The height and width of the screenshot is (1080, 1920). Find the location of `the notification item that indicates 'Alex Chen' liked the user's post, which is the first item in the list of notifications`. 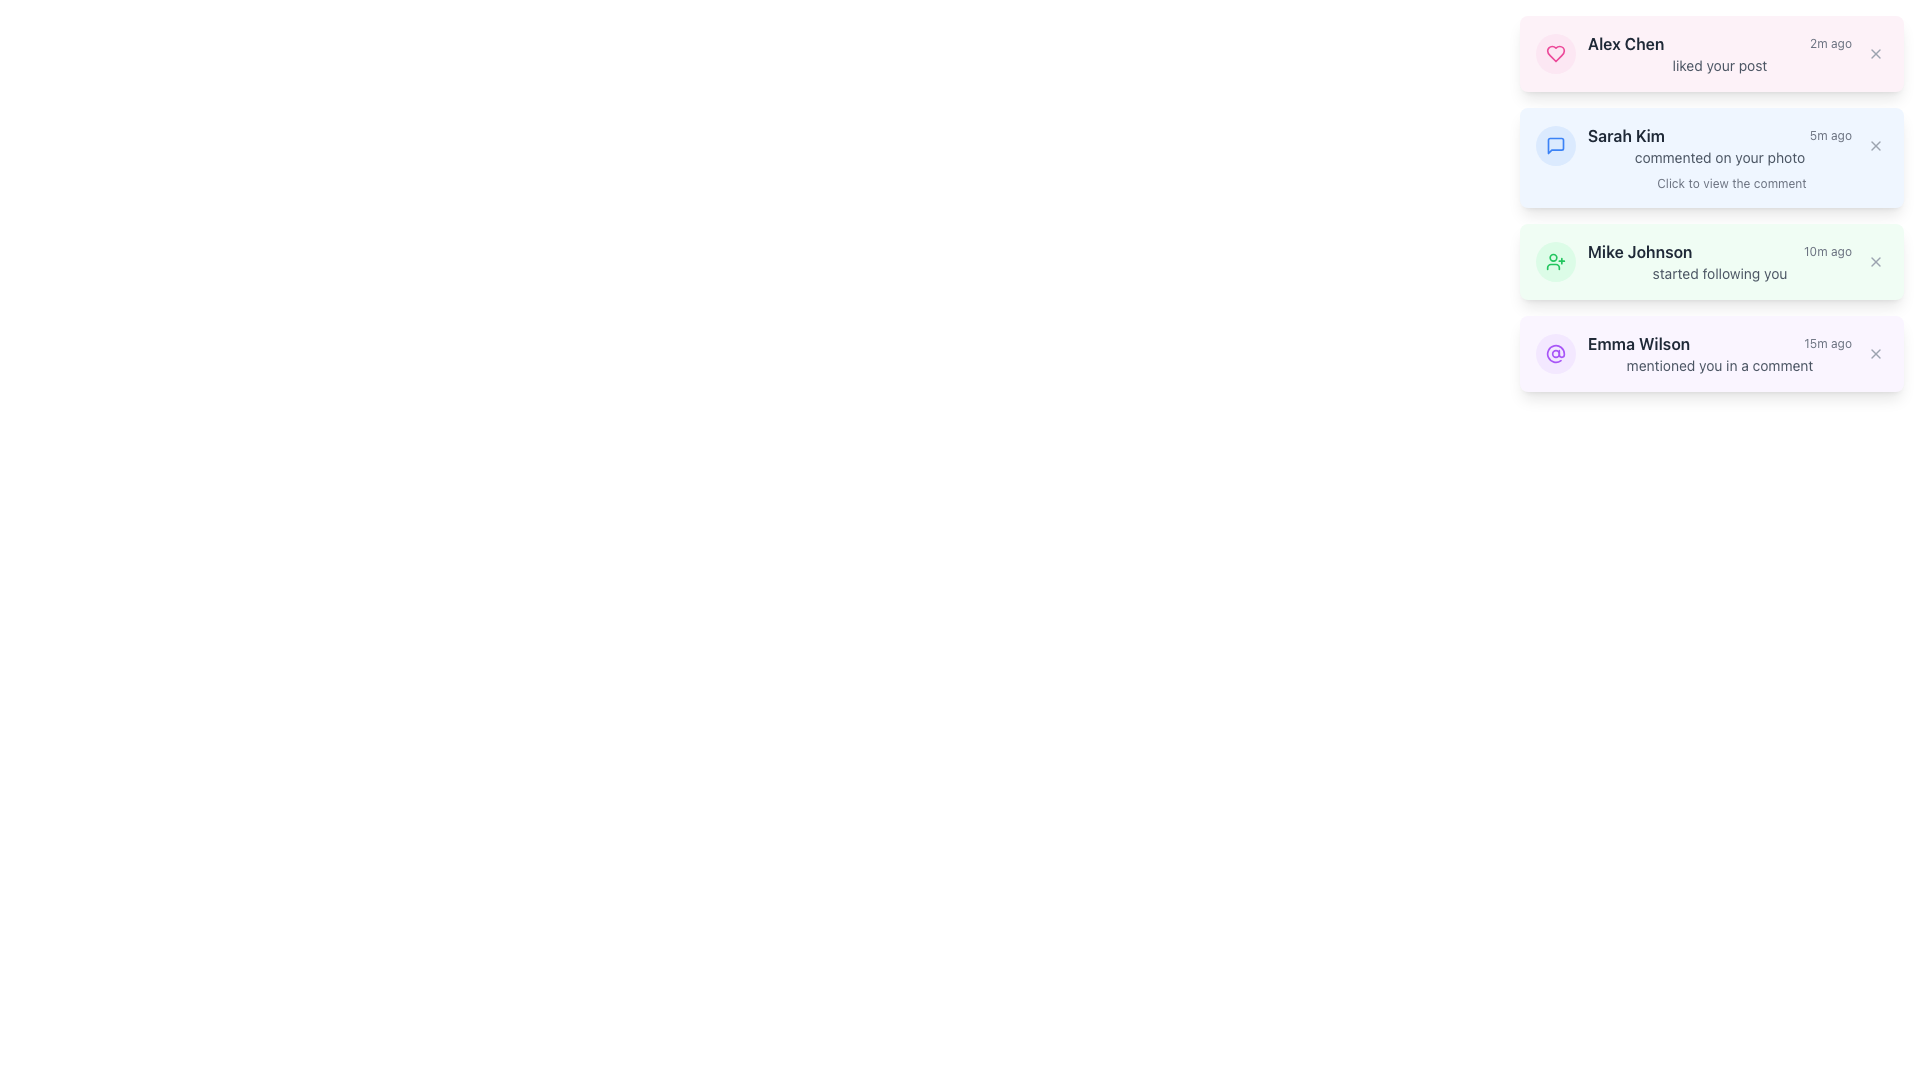

the notification item that indicates 'Alex Chen' liked the user's post, which is the first item in the list of notifications is located at coordinates (1718, 53).